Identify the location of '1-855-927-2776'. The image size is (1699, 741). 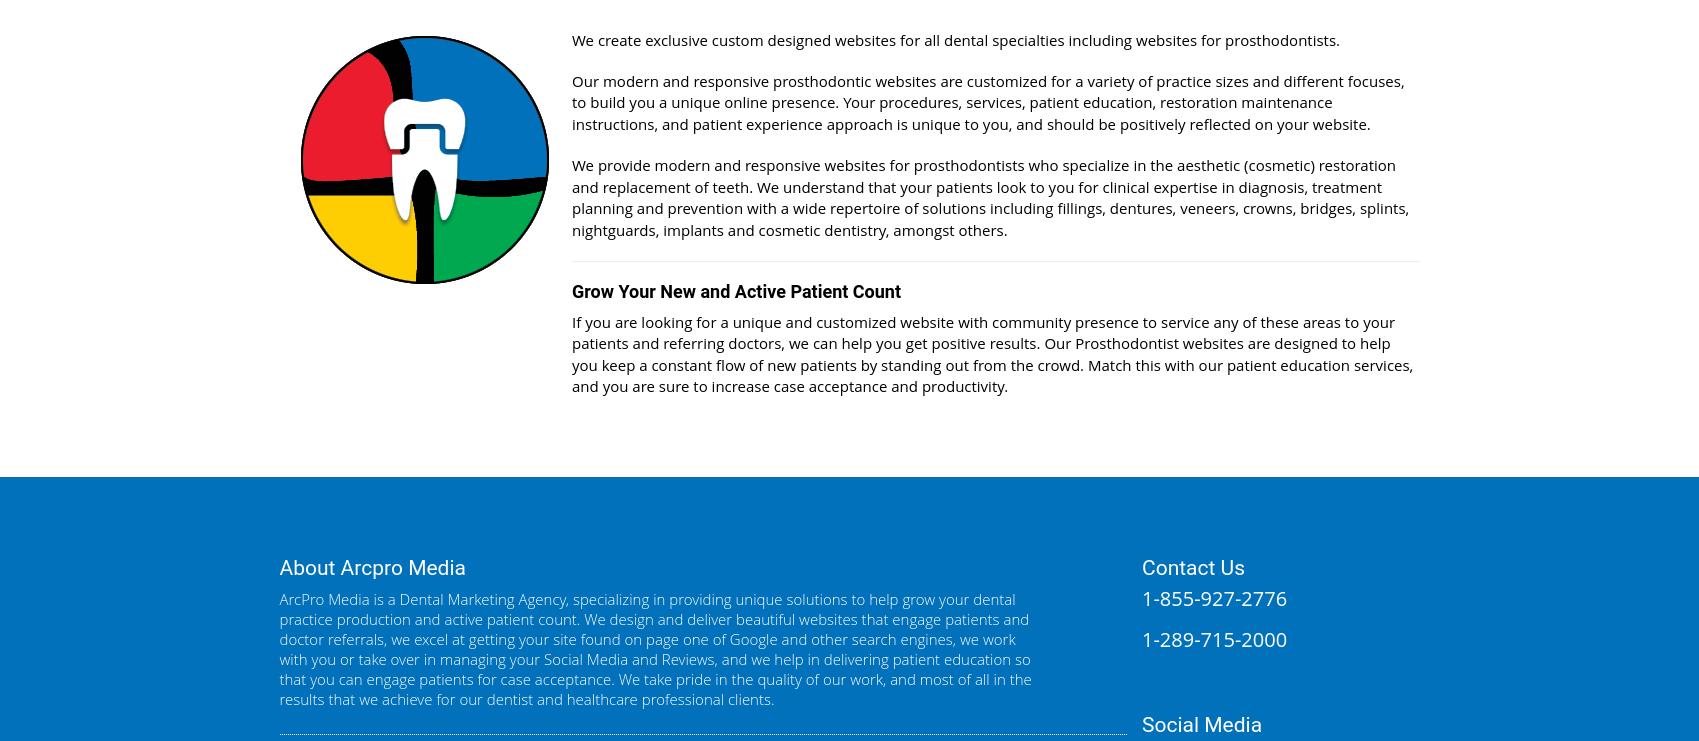
(1214, 597).